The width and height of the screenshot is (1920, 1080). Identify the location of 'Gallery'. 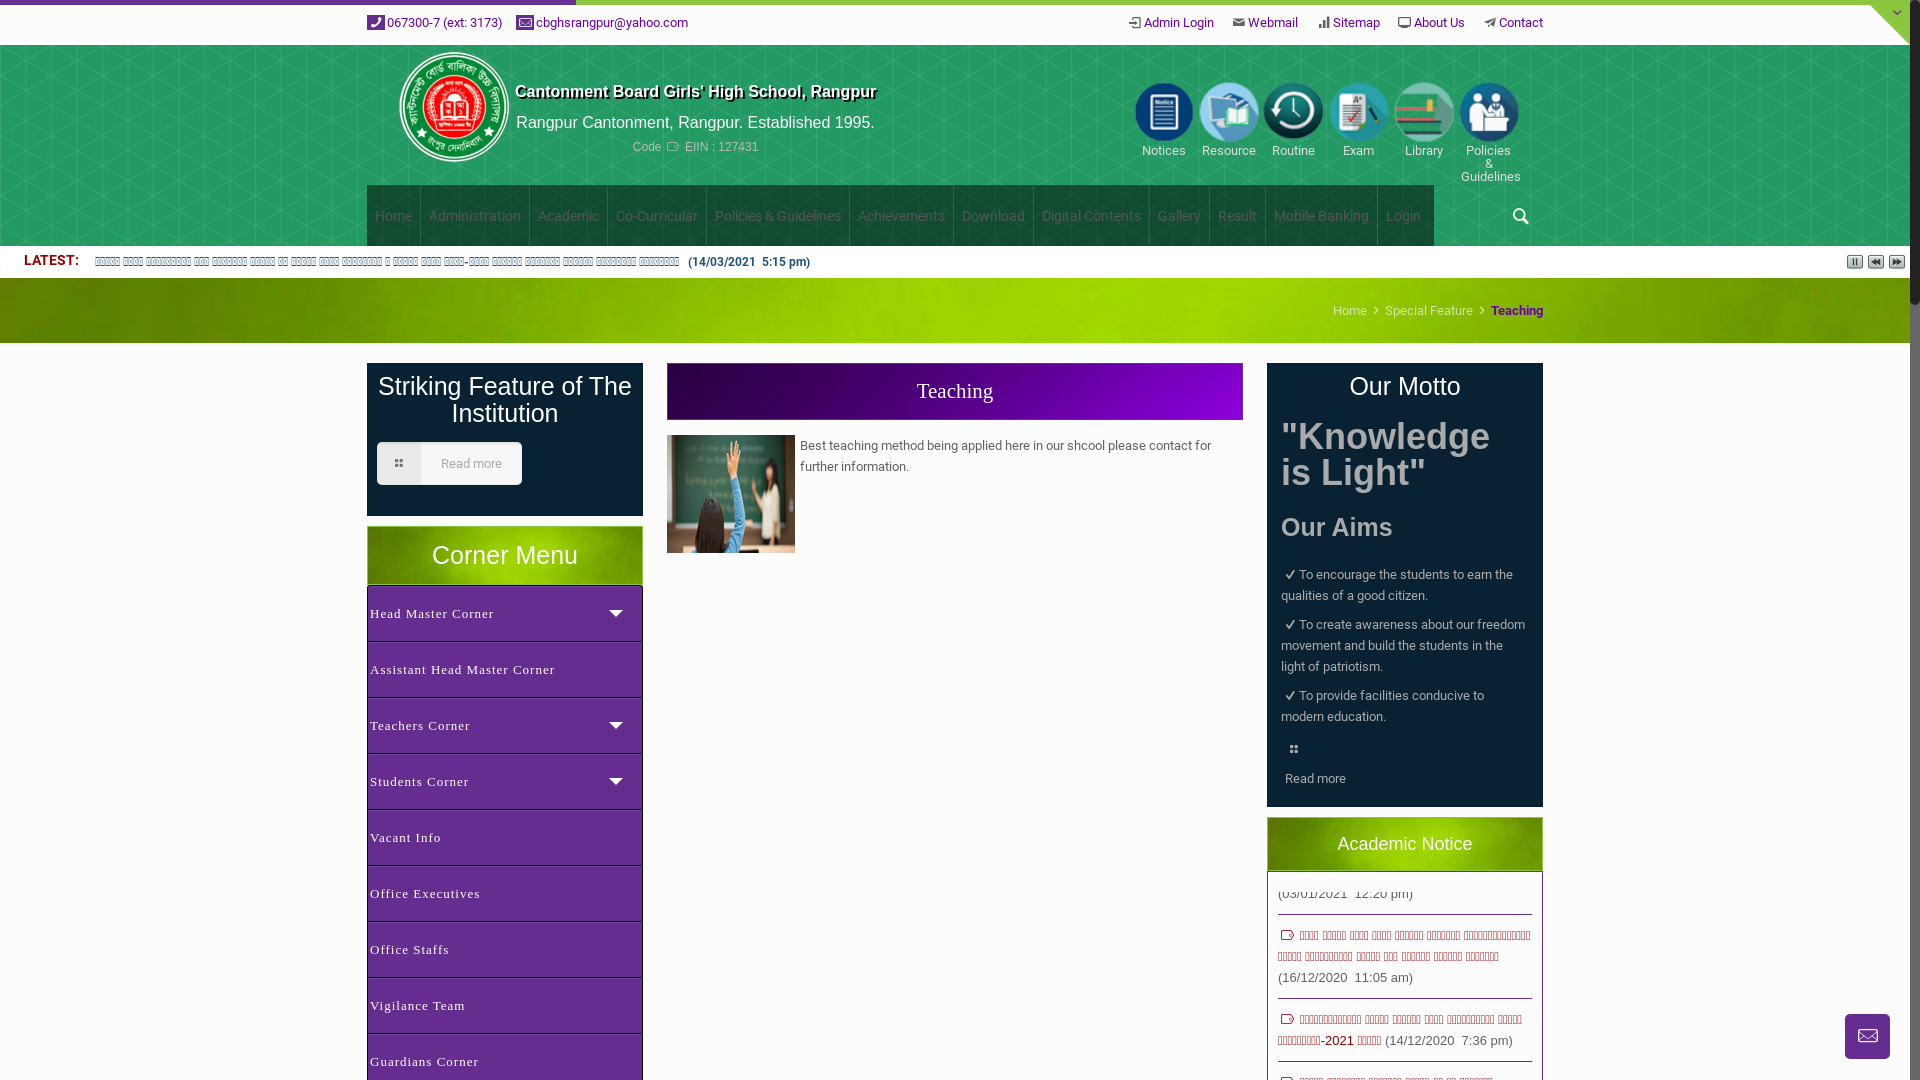
(1150, 216).